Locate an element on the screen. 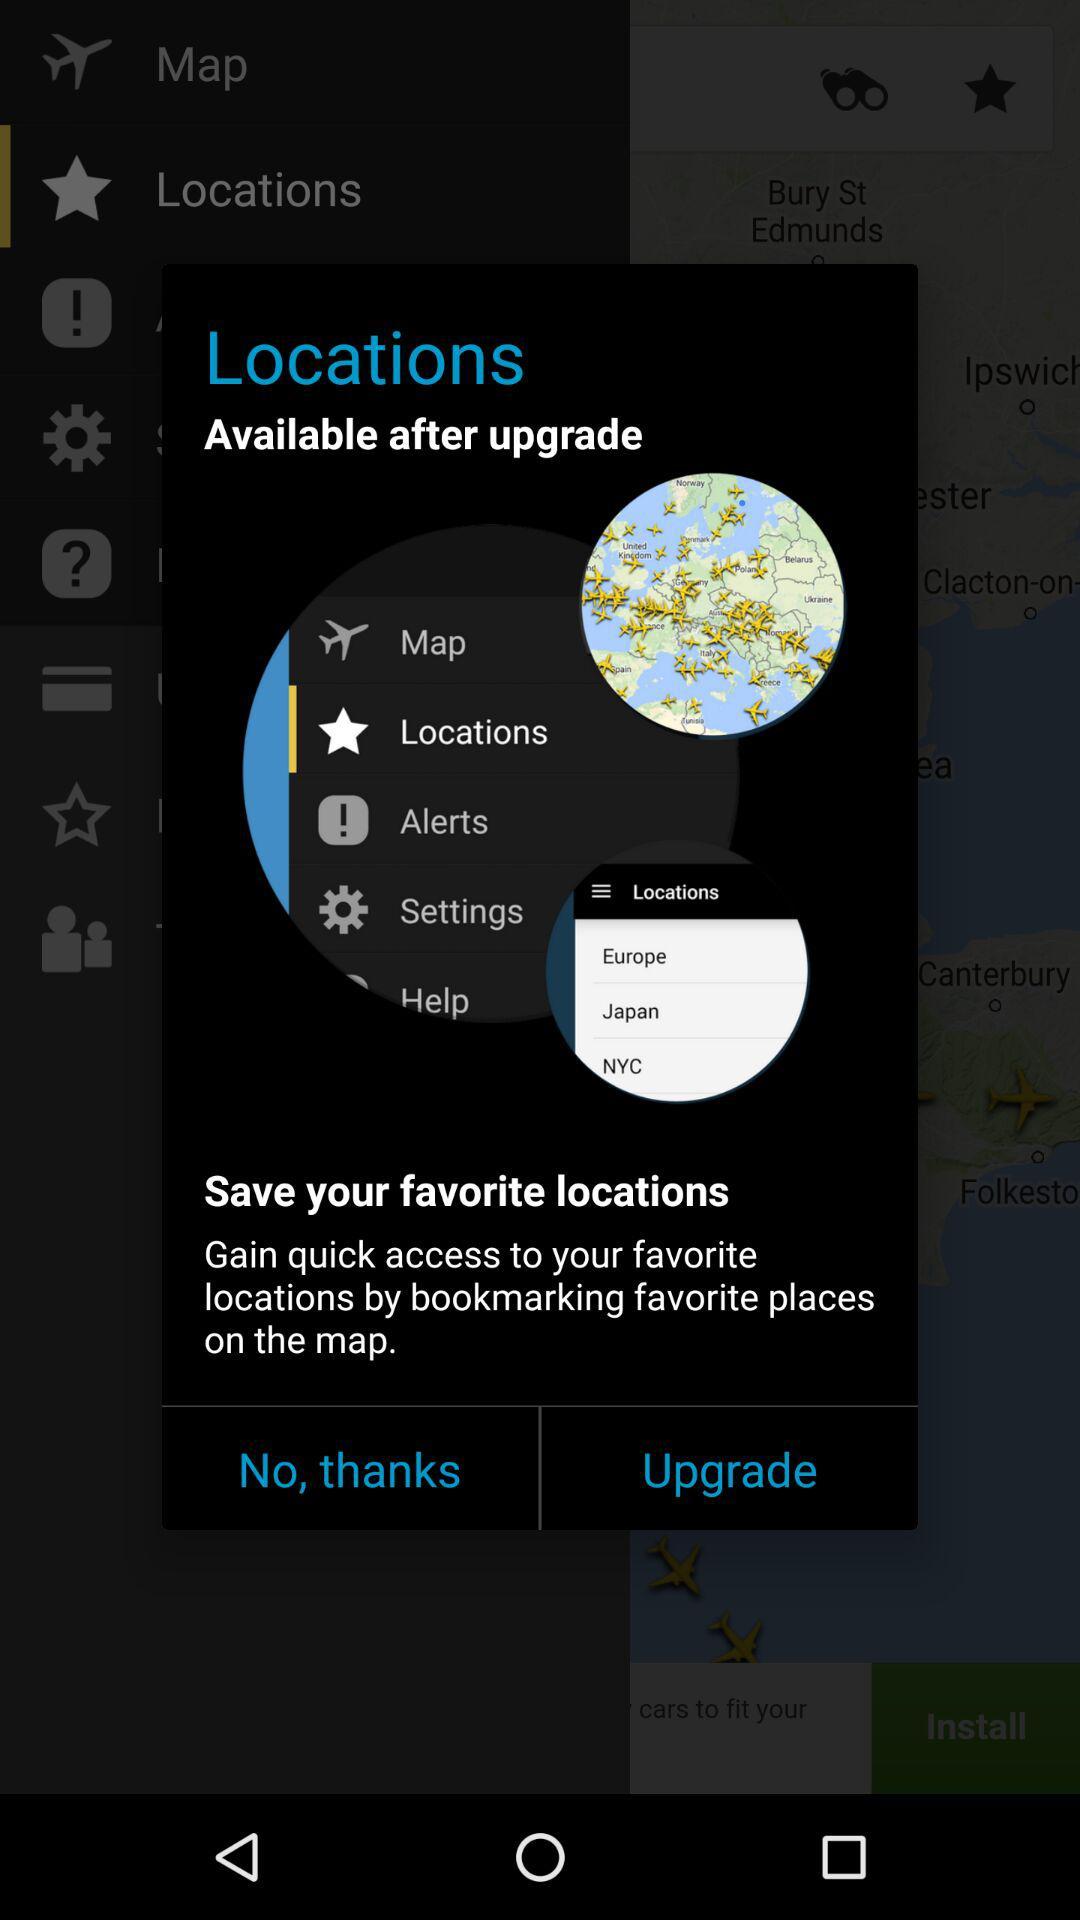  the star icon is located at coordinates (990, 88).